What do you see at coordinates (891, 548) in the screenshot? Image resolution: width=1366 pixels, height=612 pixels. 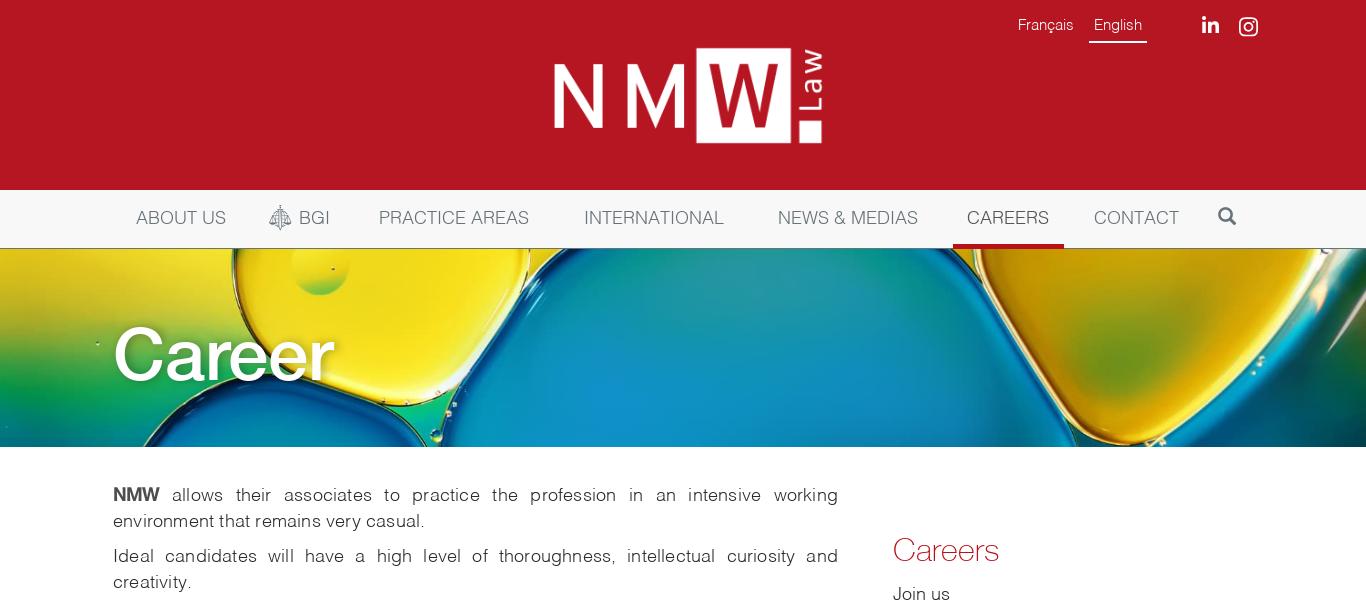 I see `'Careers'` at bounding box center [891, 548].